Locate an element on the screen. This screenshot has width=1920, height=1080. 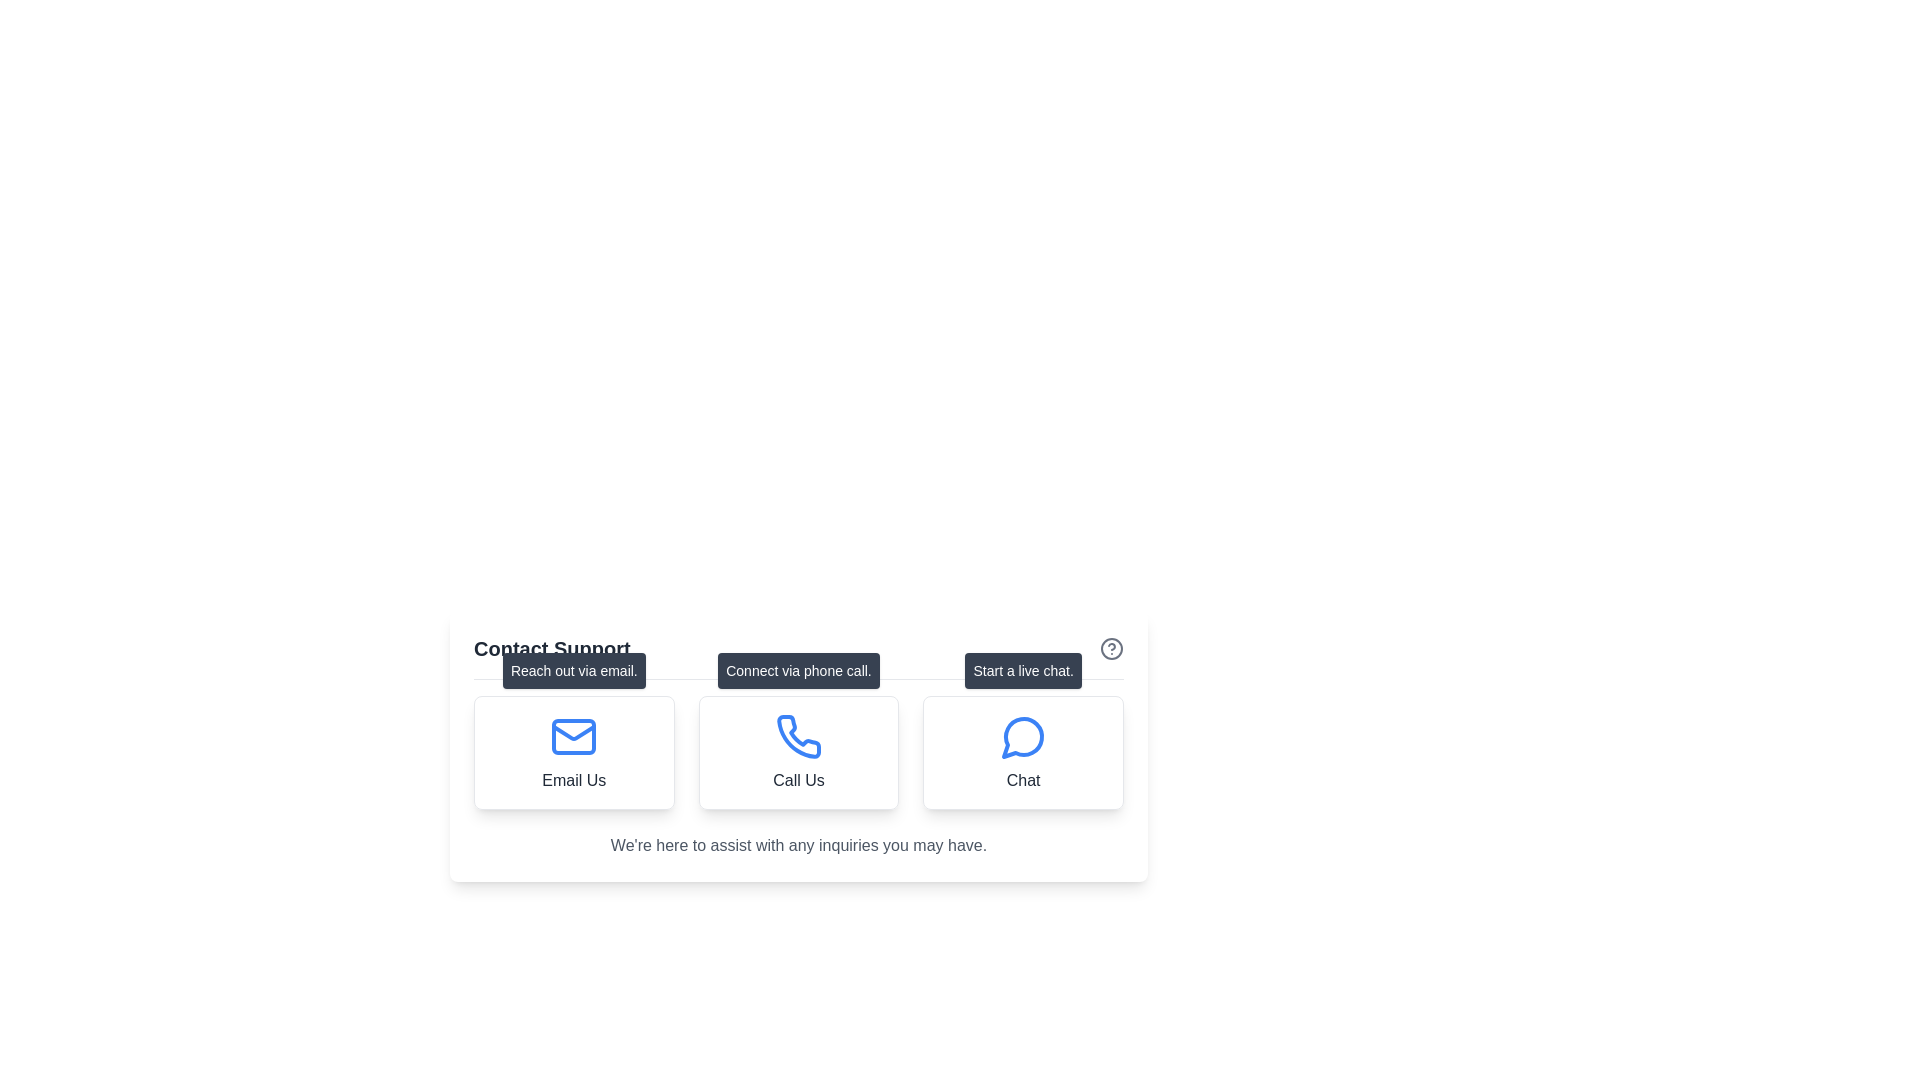
the SVG rectangle that visually enhances the 'Email Us' button, part of the mail icon is located at coordinates (573, 736).